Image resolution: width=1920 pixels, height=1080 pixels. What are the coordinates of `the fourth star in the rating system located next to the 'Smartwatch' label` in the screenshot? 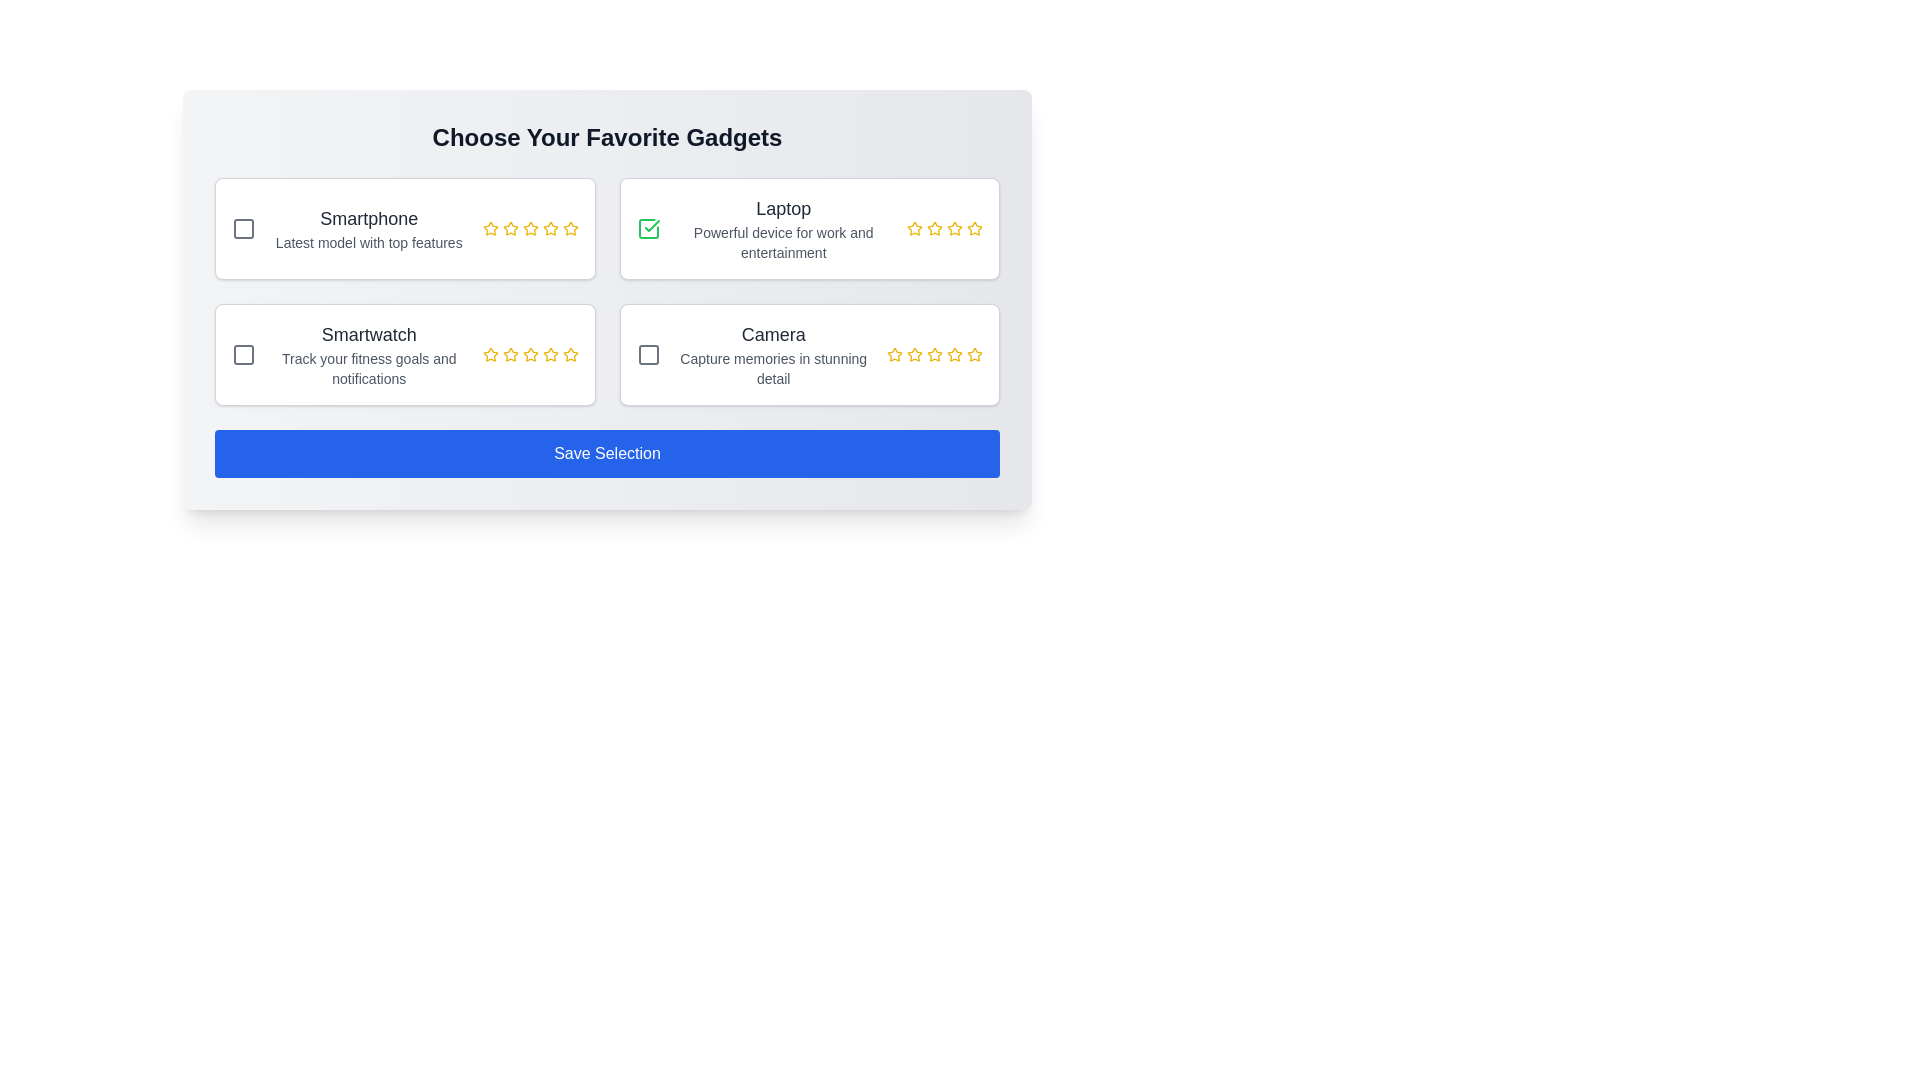 It's located at (530, 353).